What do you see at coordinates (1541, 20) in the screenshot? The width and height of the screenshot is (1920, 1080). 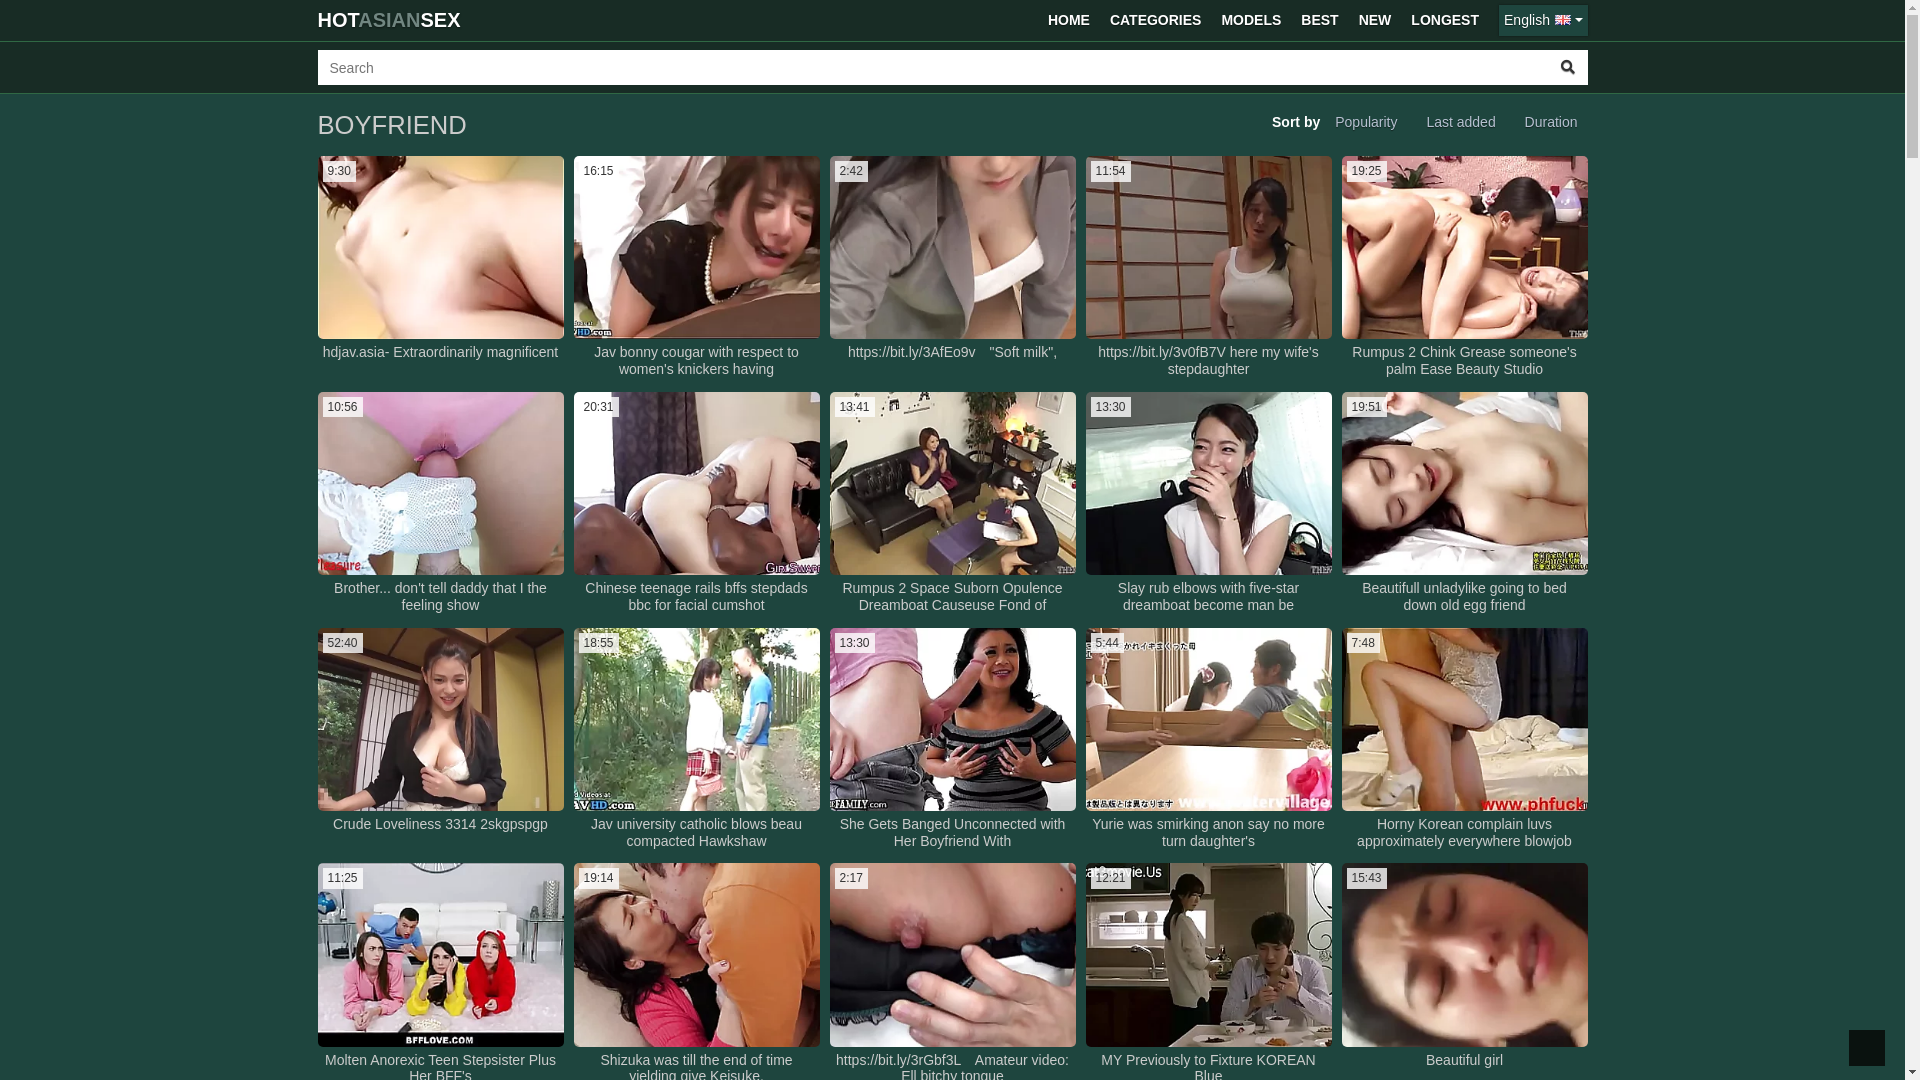 I see `'English'` at bounding box center [1541, 20].